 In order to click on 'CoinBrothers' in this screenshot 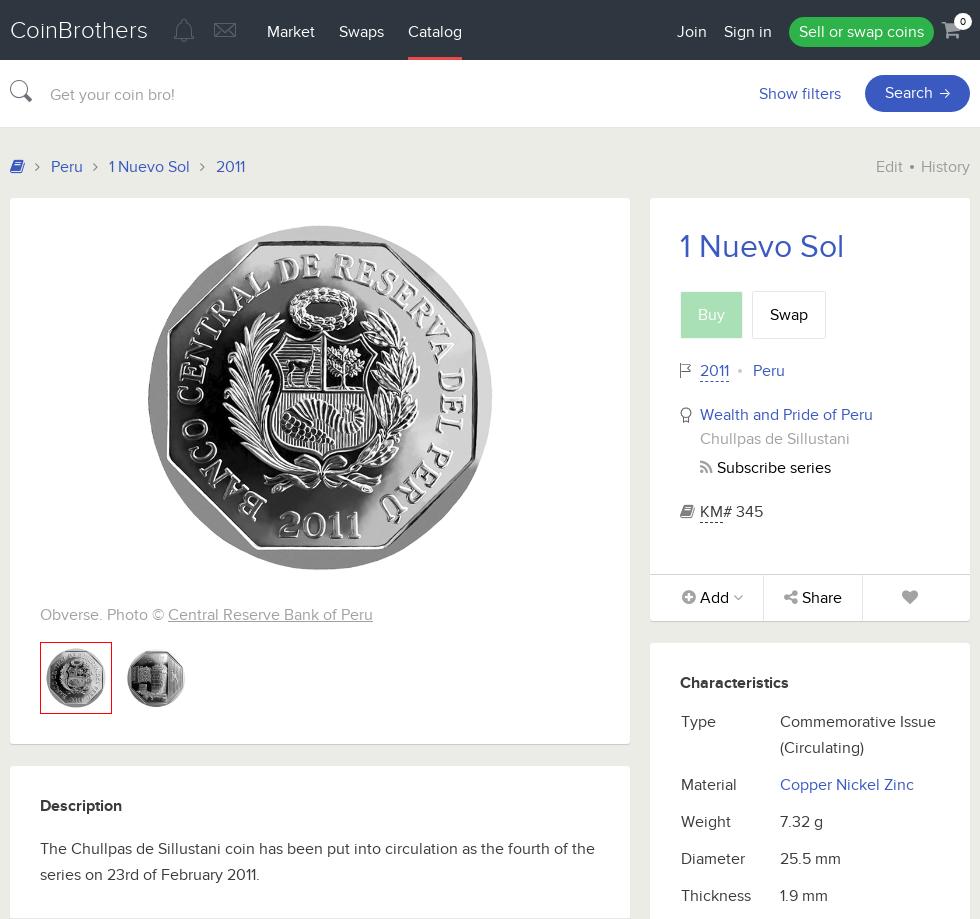, I will do `click(78, 30)`.